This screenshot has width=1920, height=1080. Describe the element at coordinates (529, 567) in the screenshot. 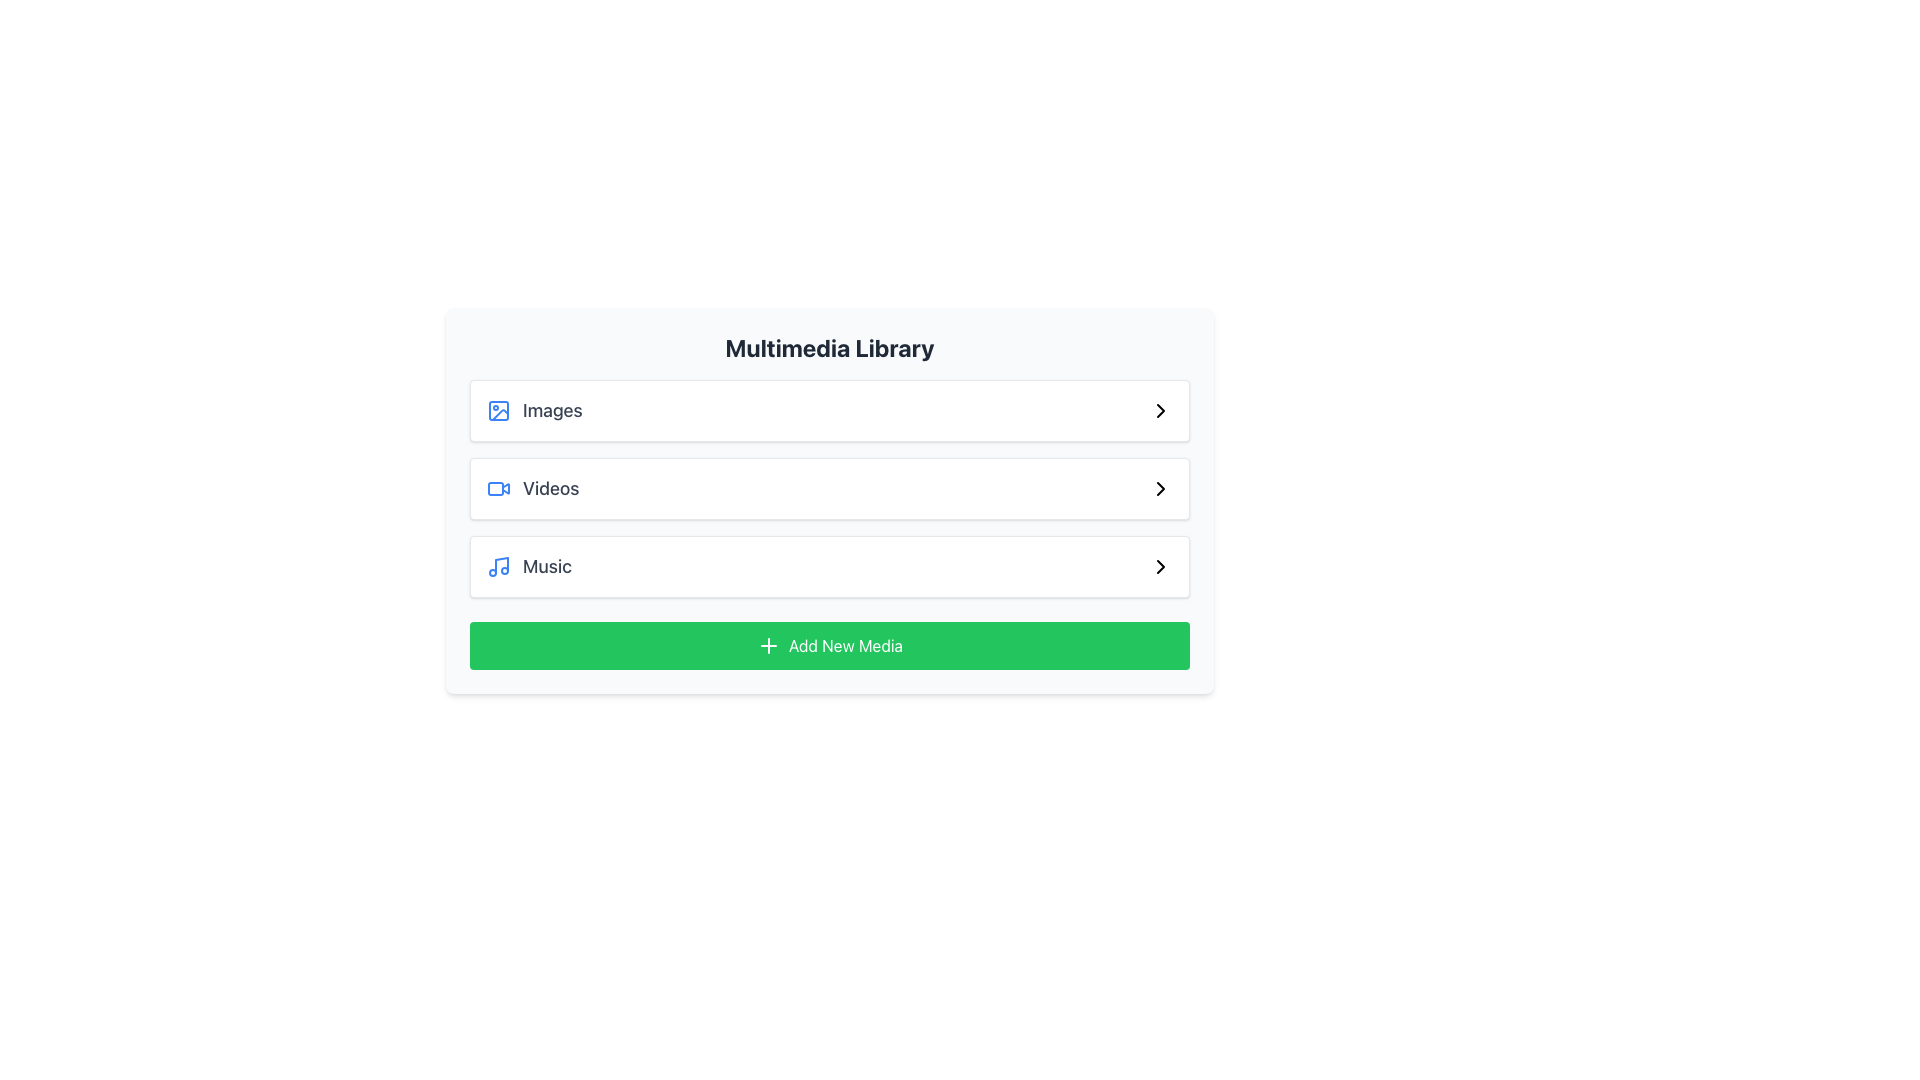

I see `the 'Music' text element with a blue note icon in the 'Multimedia Library' section, which is the third item in a vertical list` at that location.